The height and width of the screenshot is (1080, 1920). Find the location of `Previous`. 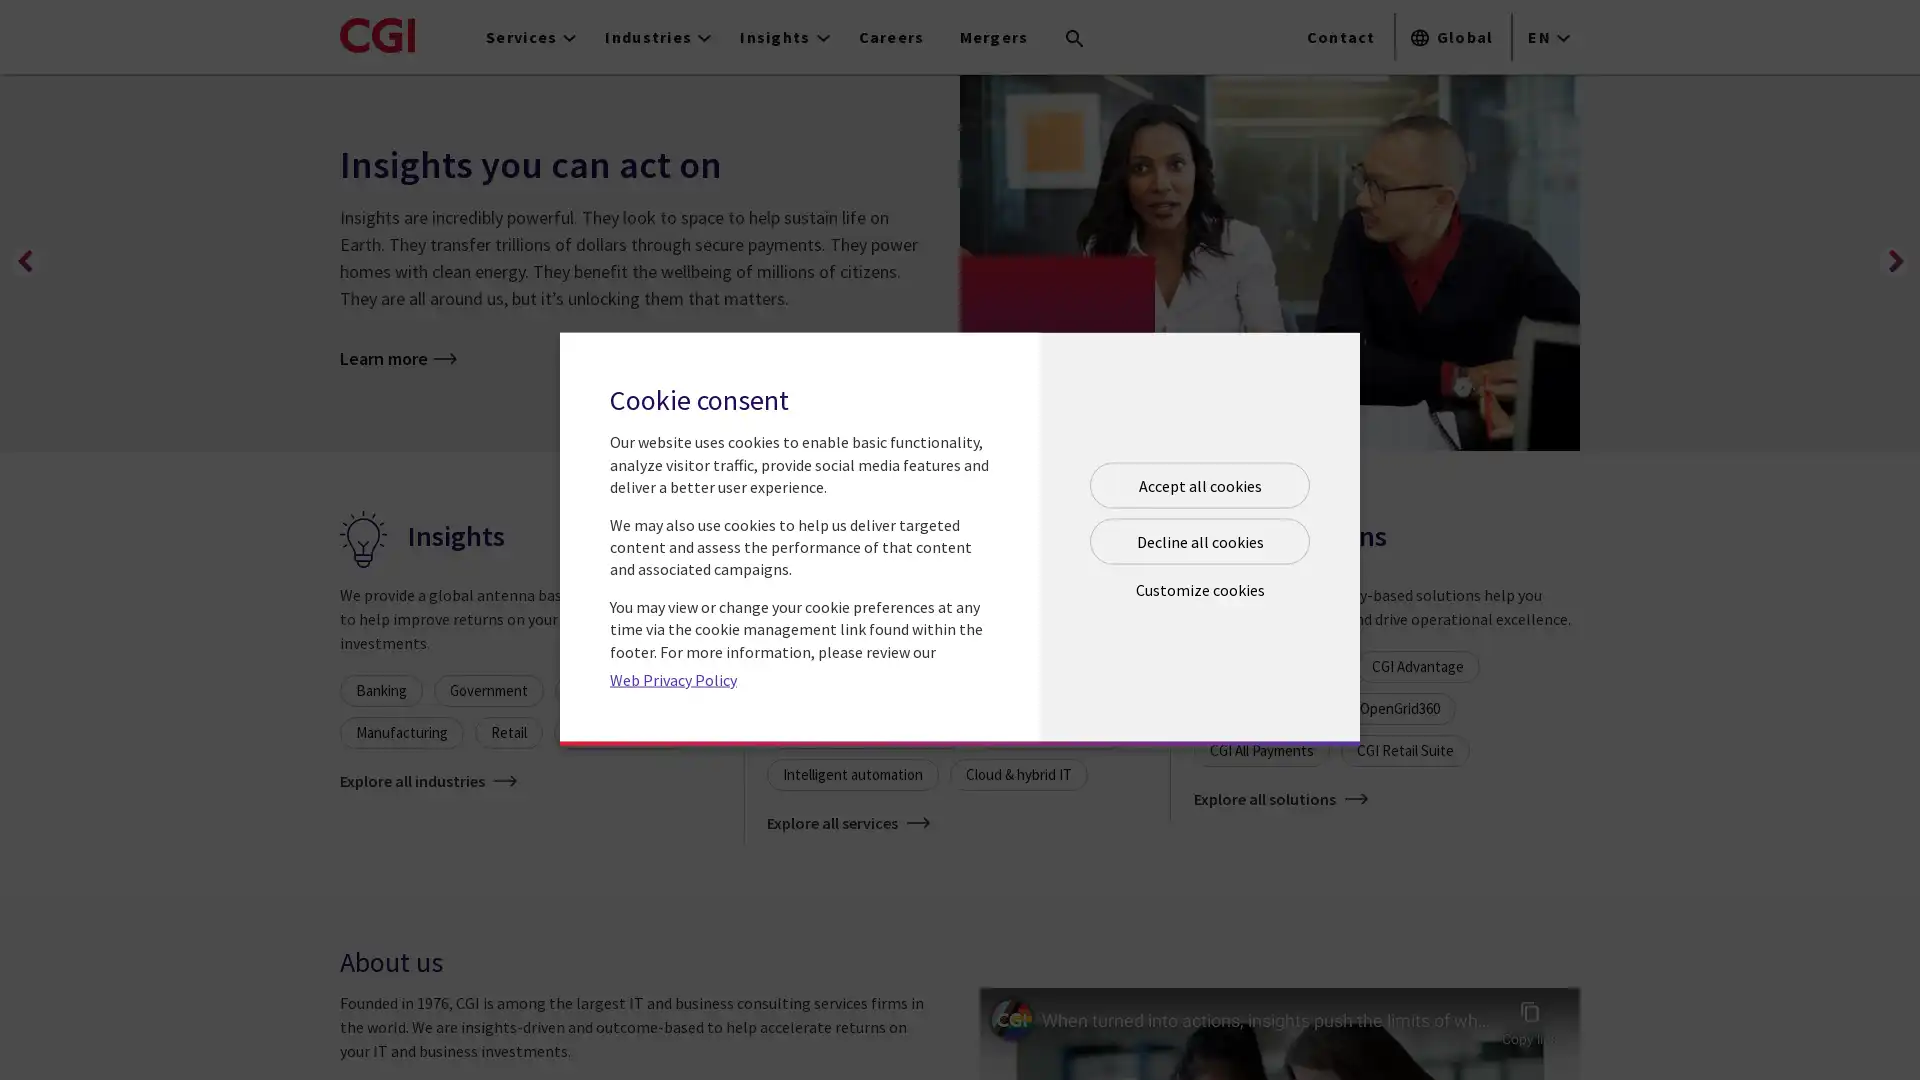

Previous is located at coordinates (25, 260).